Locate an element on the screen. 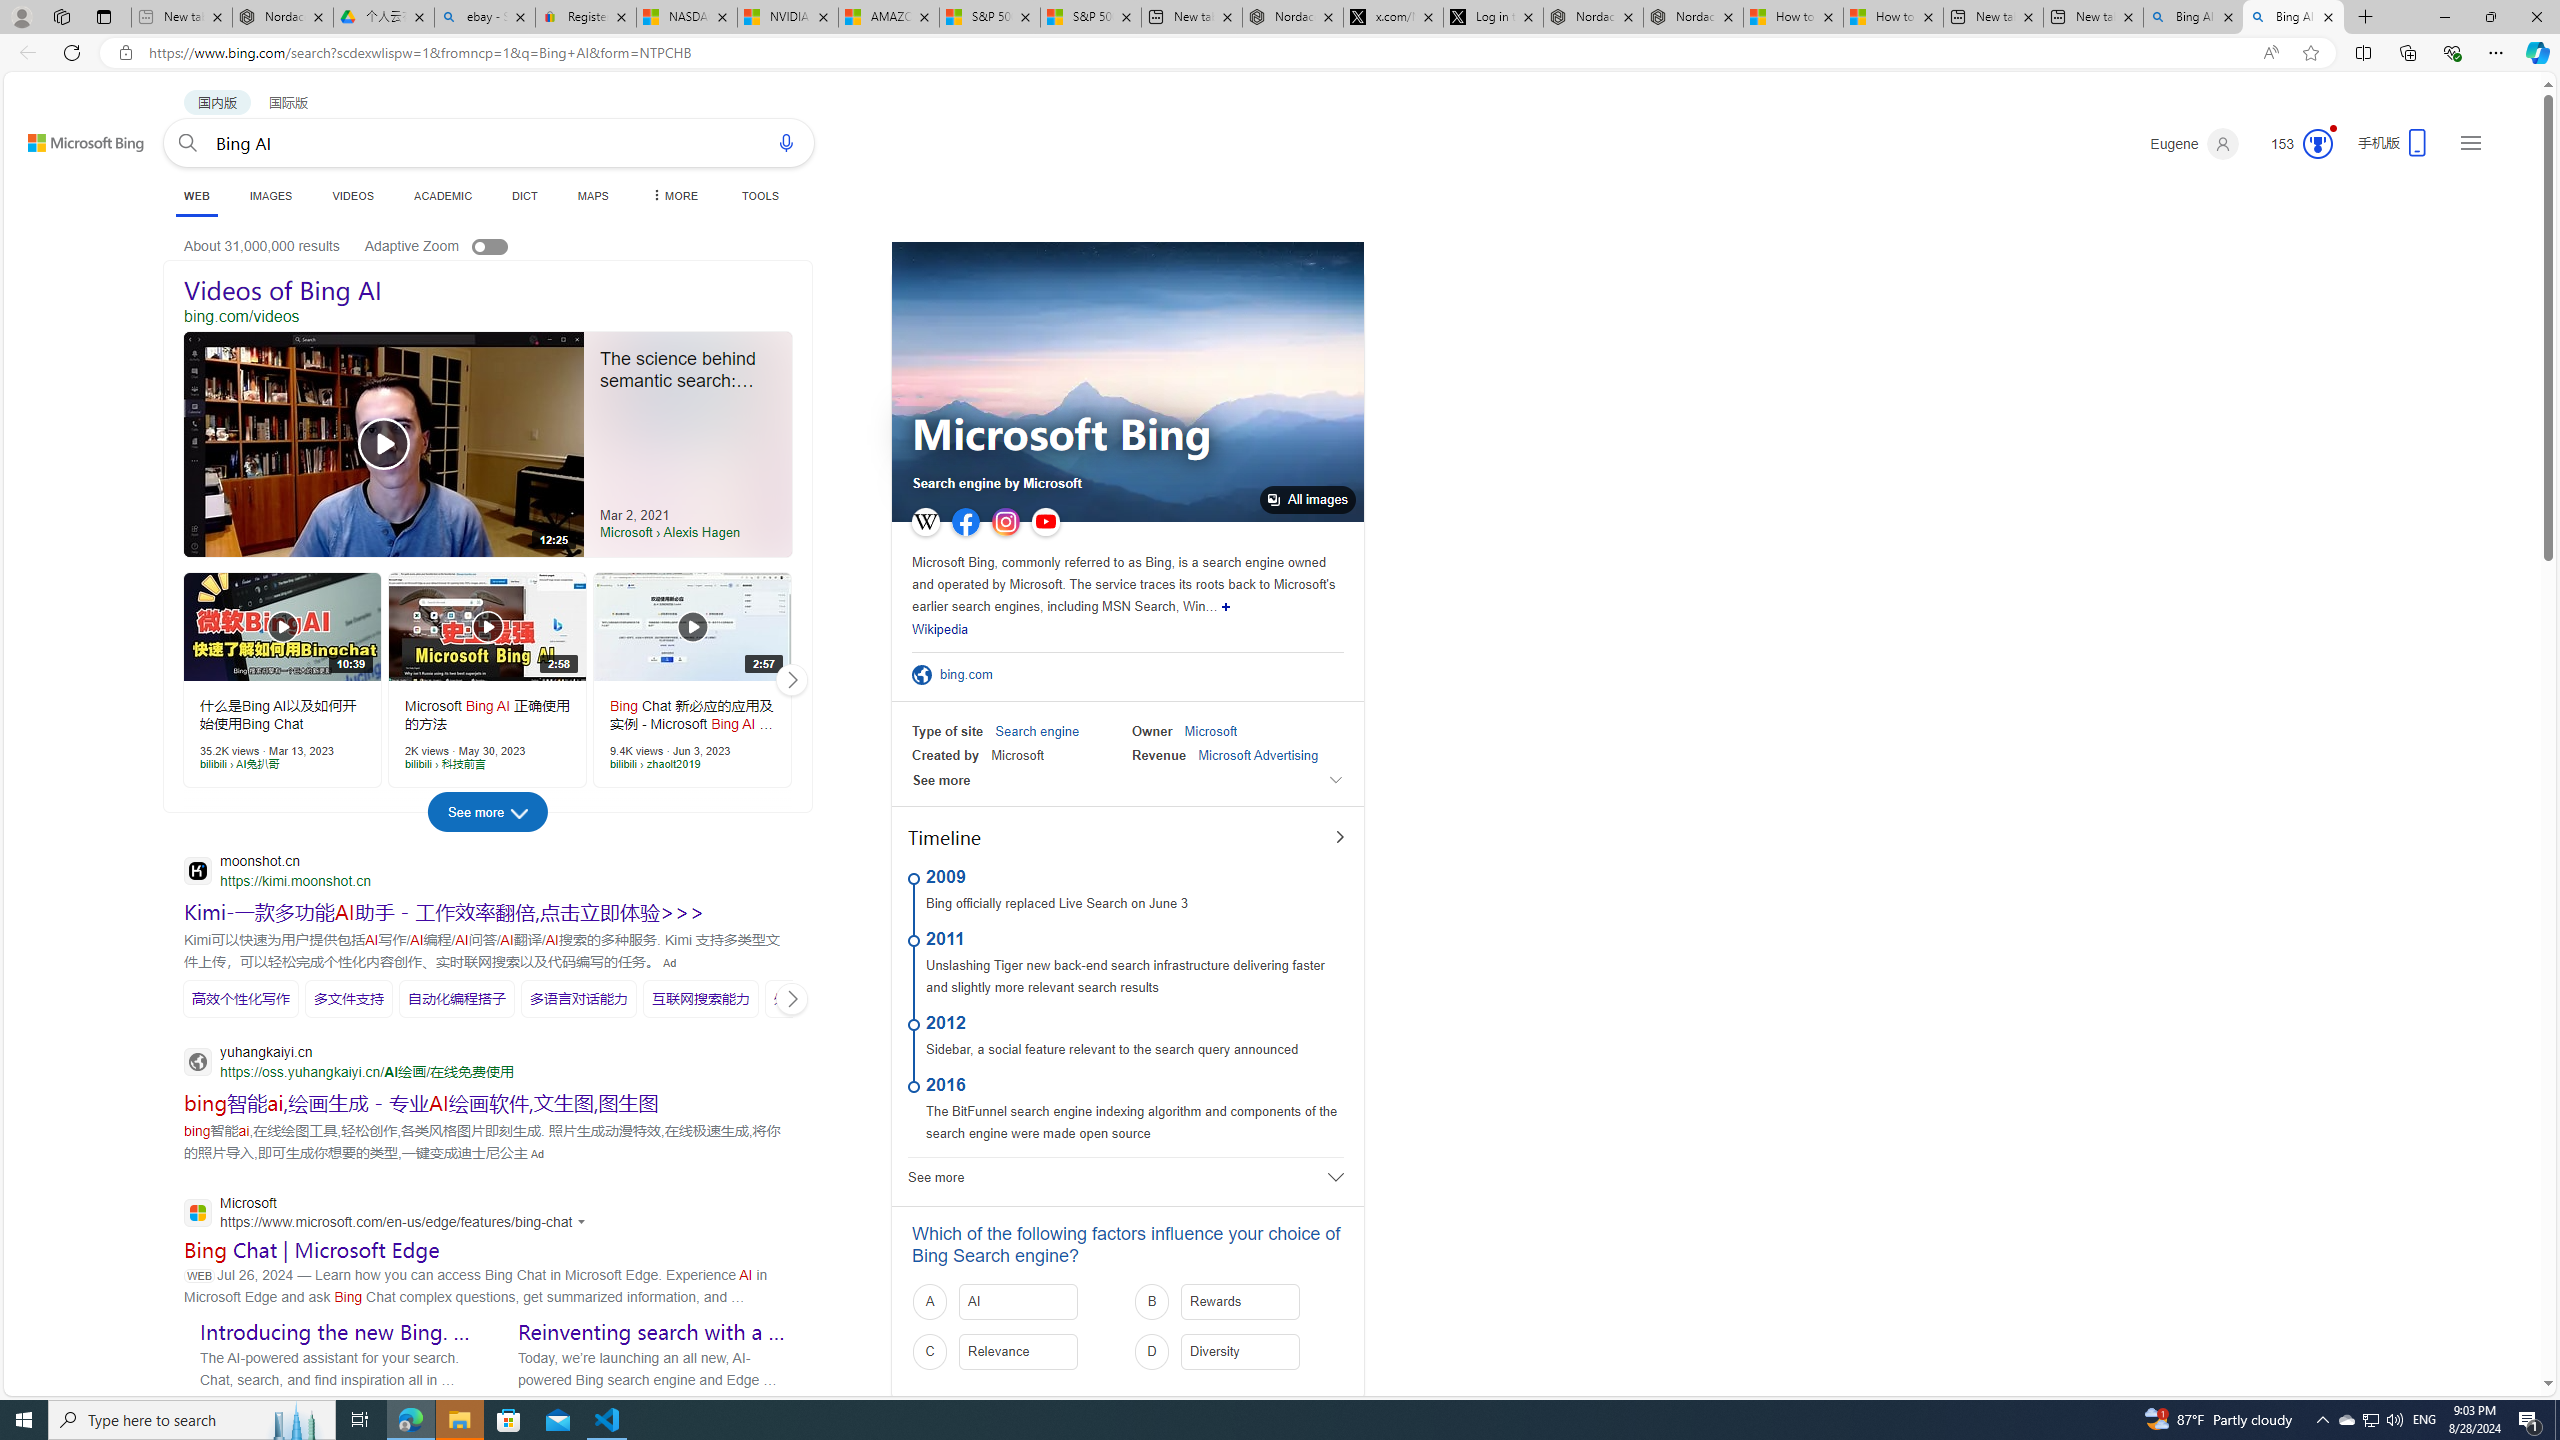  'Class: sp-ofsite' is located at coordinates (921, 674).